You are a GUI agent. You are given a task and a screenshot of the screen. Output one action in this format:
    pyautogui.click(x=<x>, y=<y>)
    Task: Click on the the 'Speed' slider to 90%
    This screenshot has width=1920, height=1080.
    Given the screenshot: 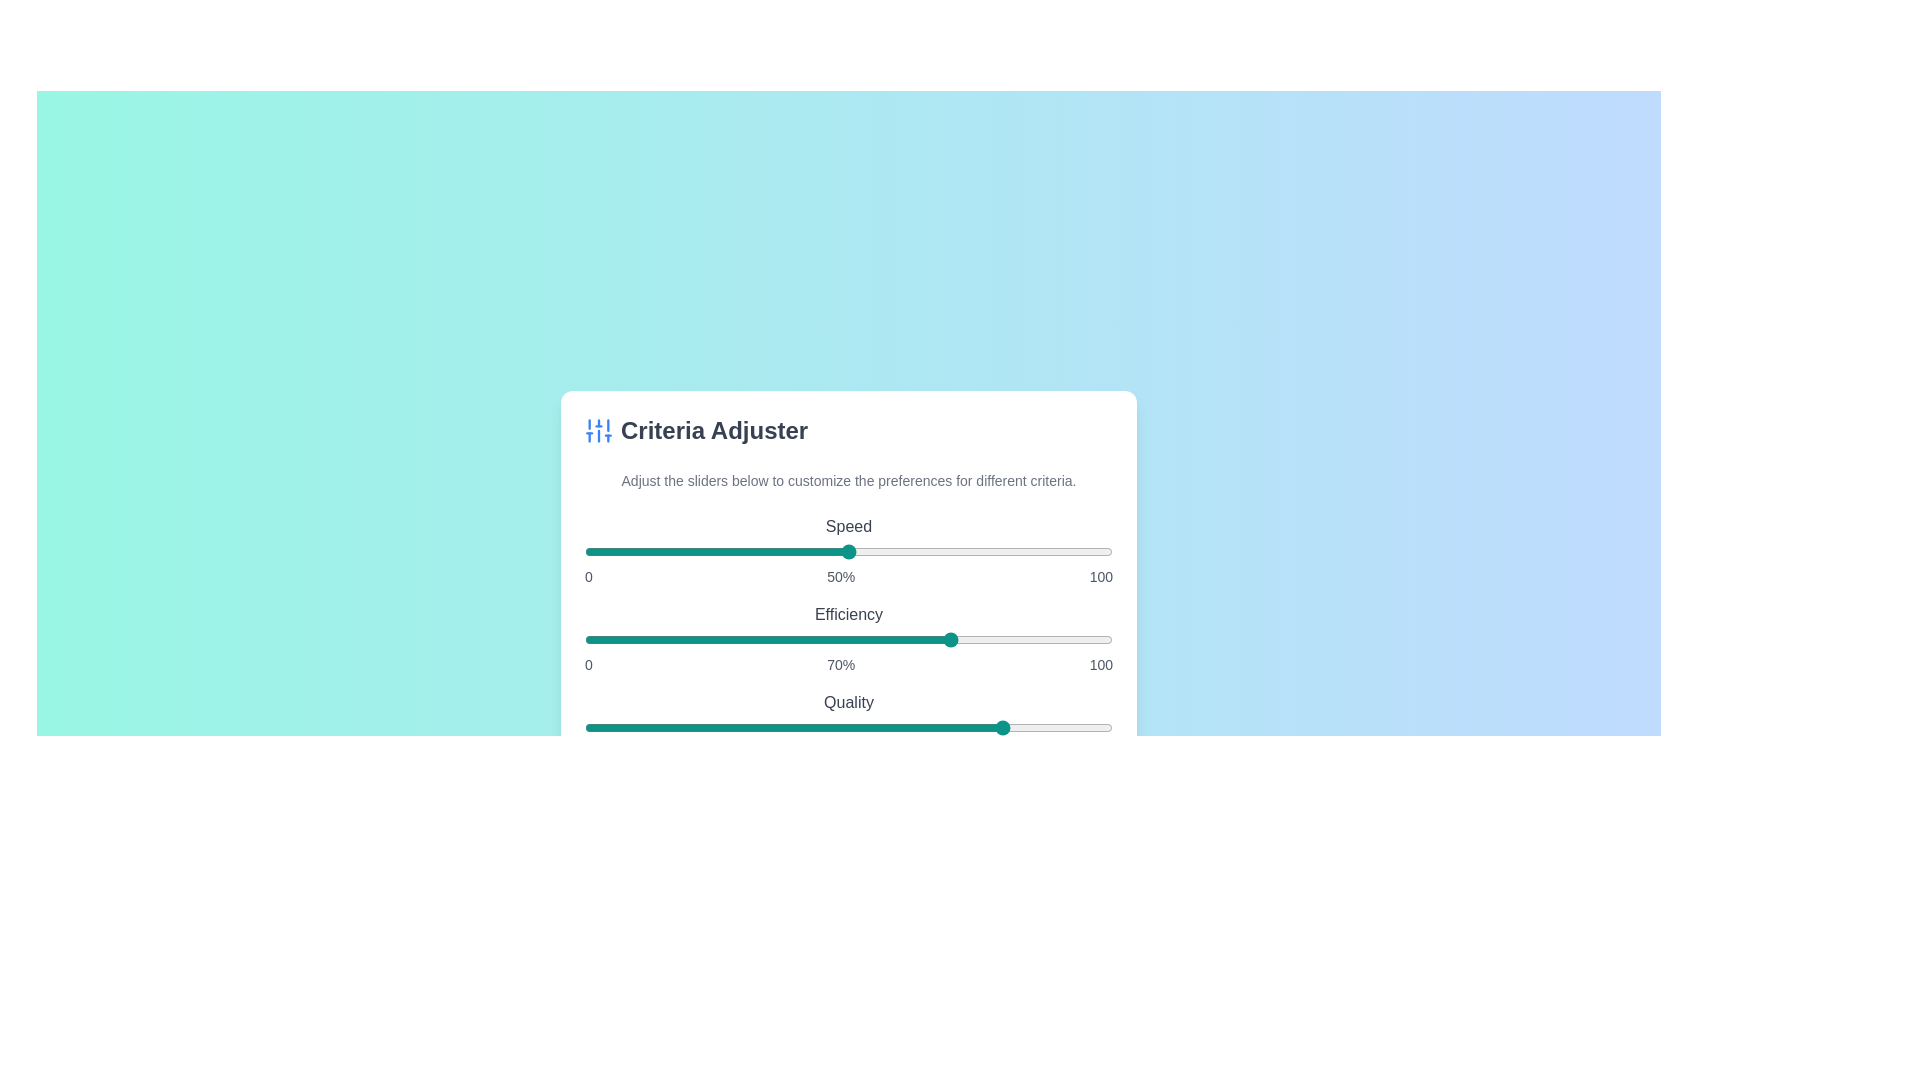 What is the action you would take?
    pyautogui.click(x=1059, y=551)
    